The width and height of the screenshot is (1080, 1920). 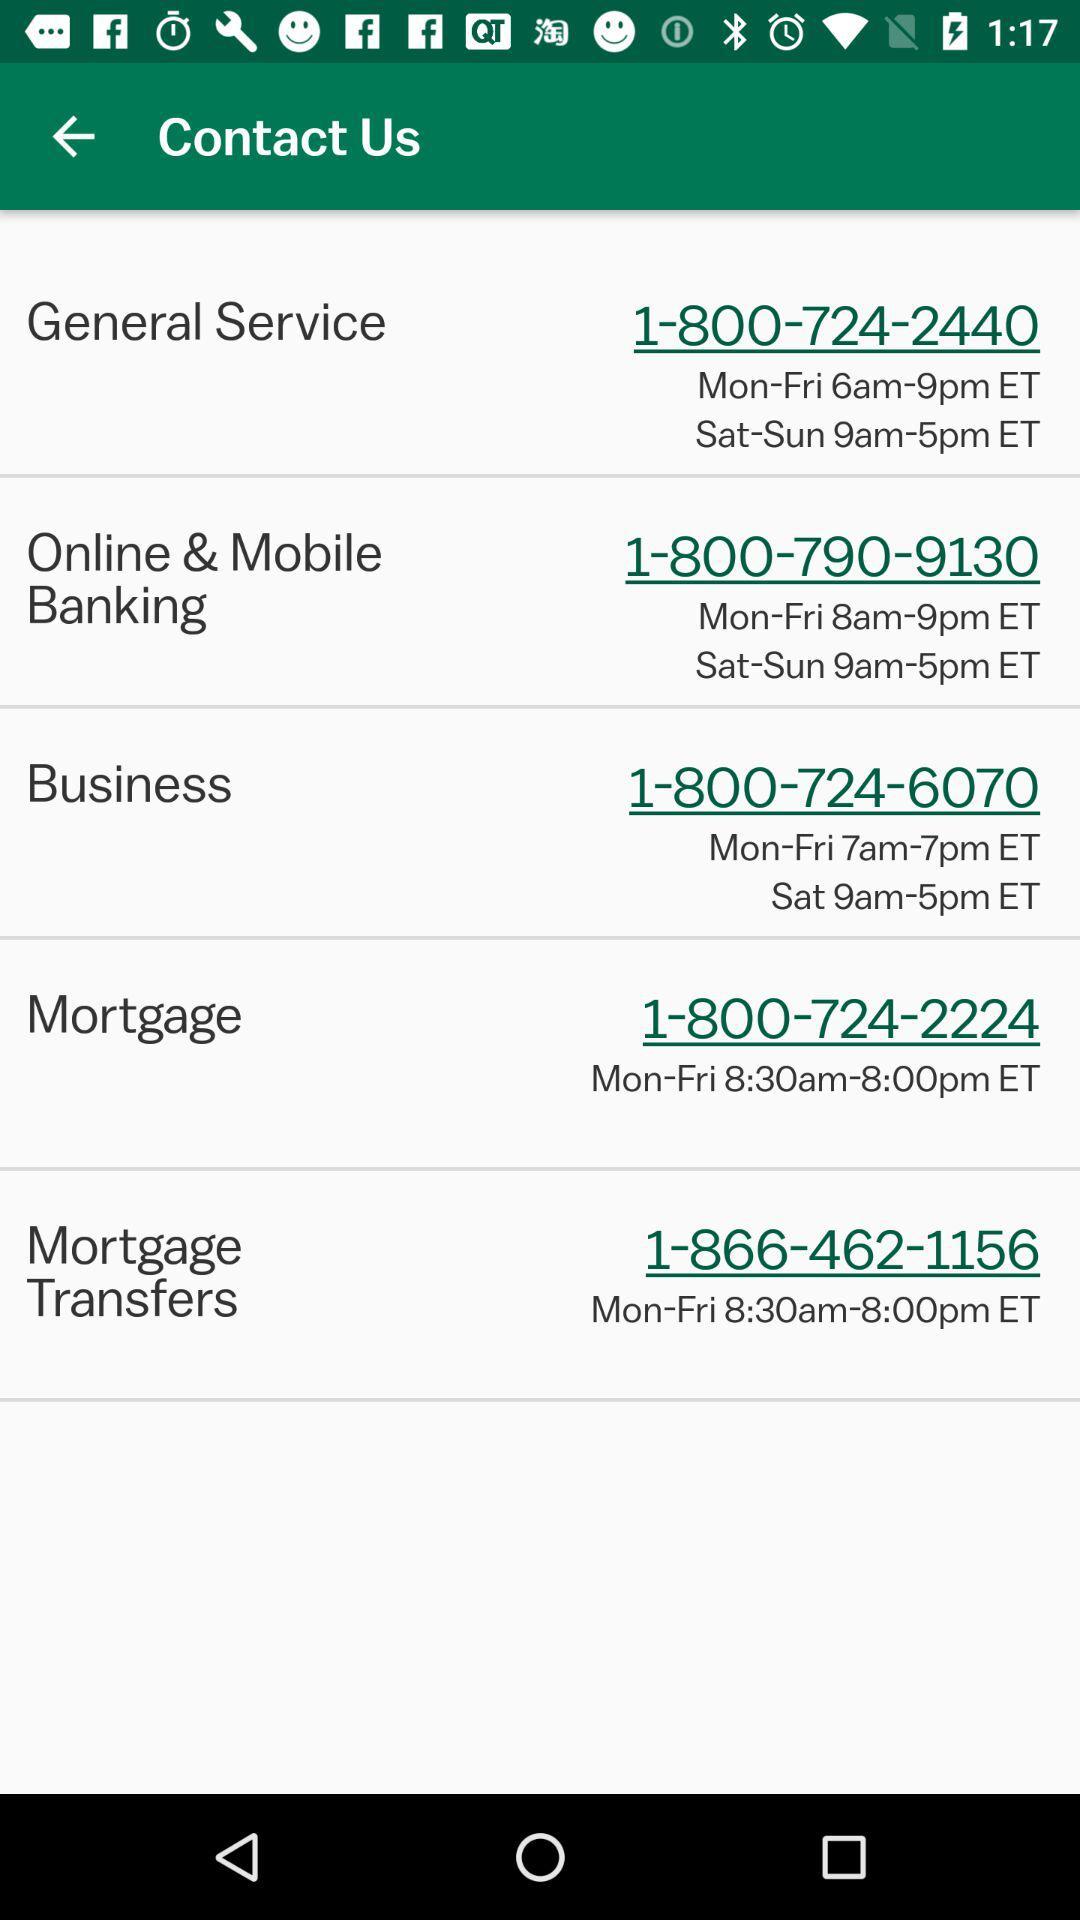 What do you see at coordinates (235, 576) in the screenshot?
I see `item to the left of 1 800 790 icon` at bounding box center [235, 576].